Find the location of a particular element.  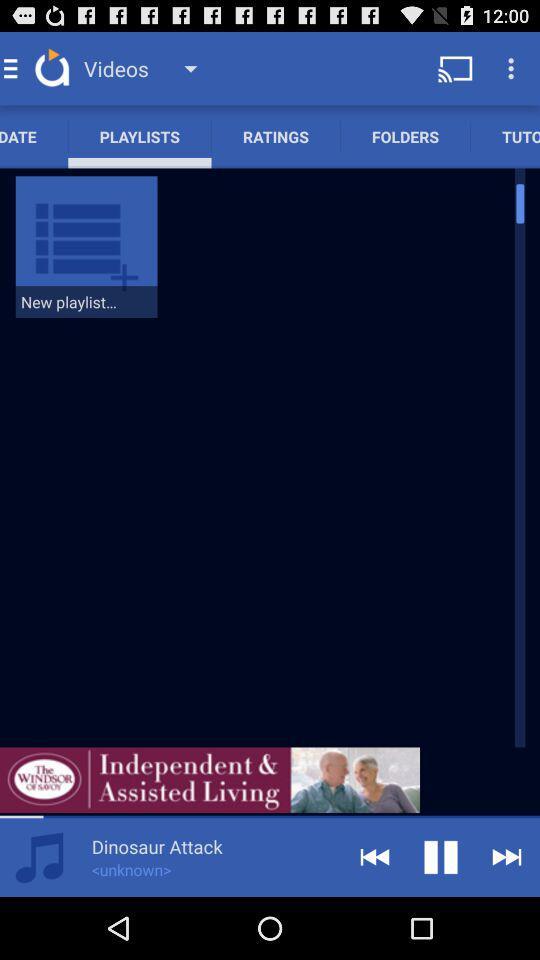

the menu icon on the top right corner of the page is located at coordinates (514, 68).